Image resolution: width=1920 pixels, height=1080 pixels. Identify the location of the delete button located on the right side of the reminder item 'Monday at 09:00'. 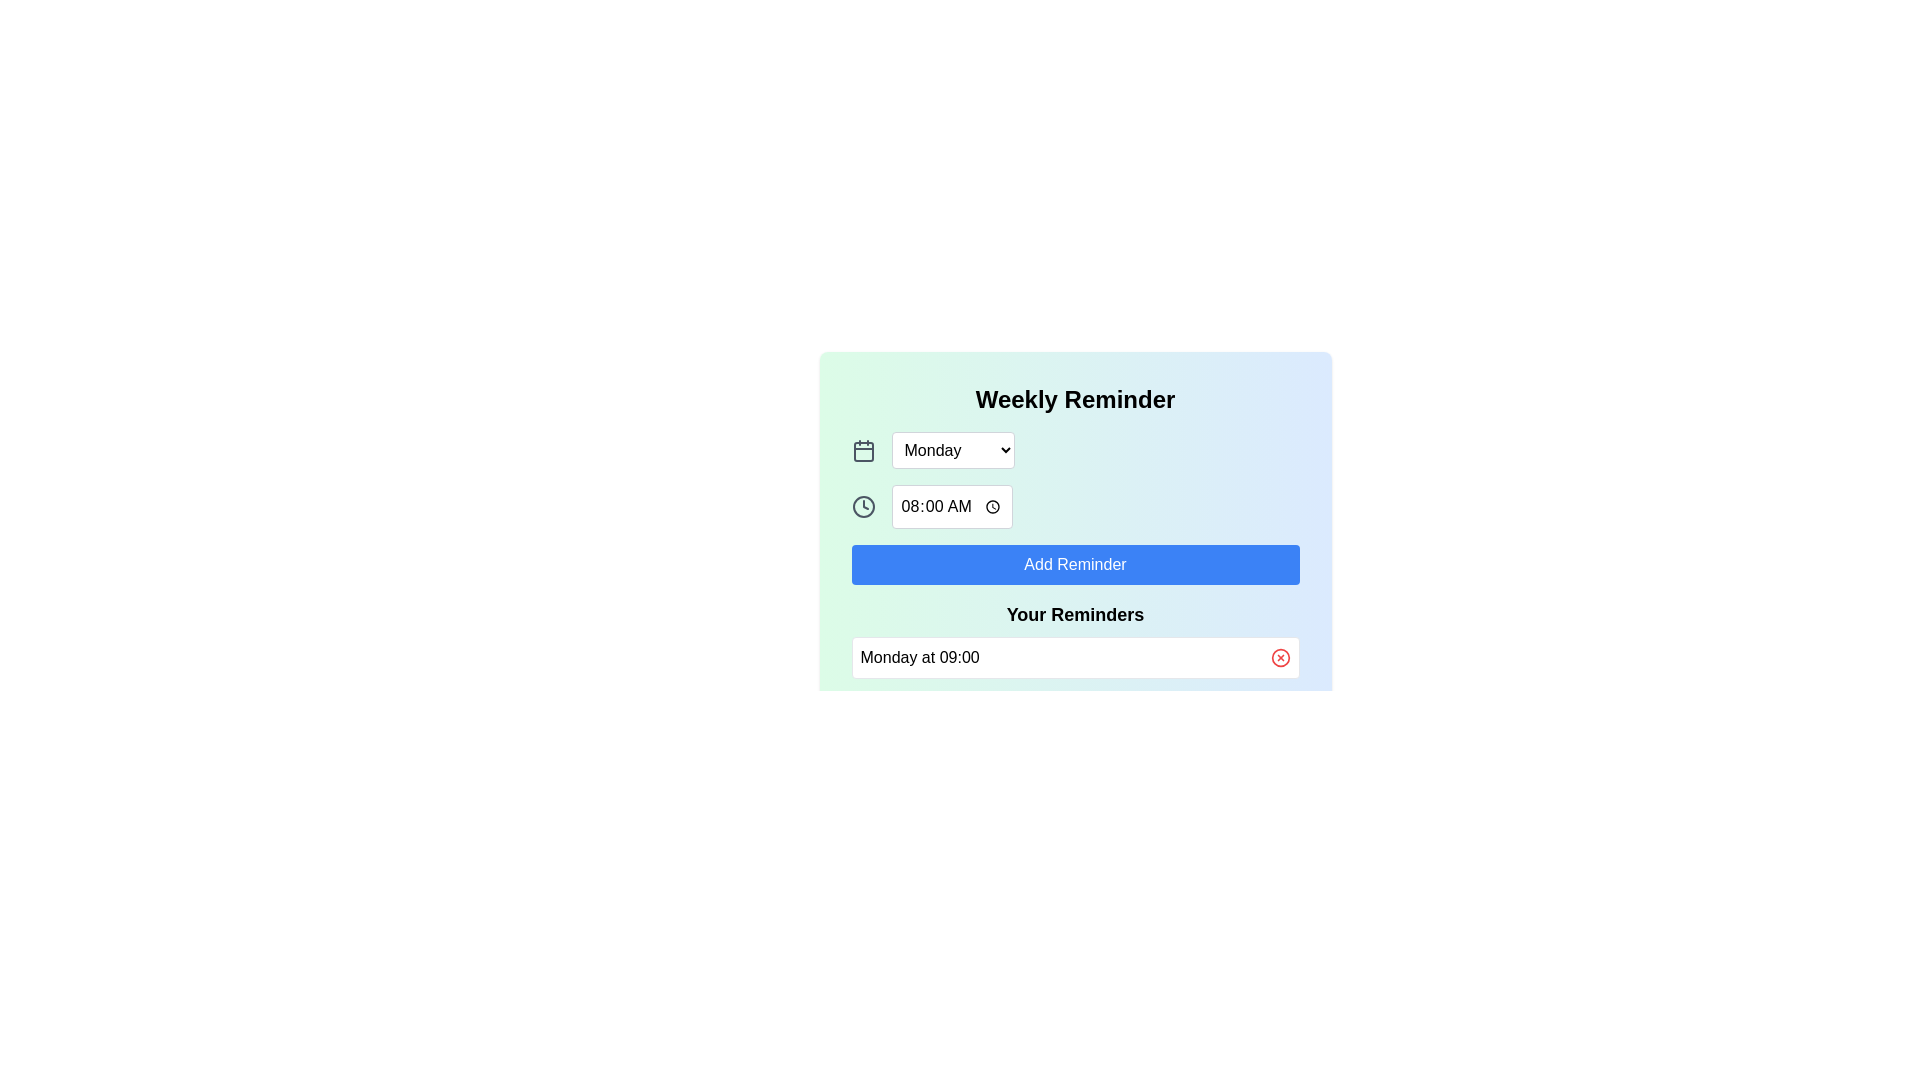
(1280, 658).